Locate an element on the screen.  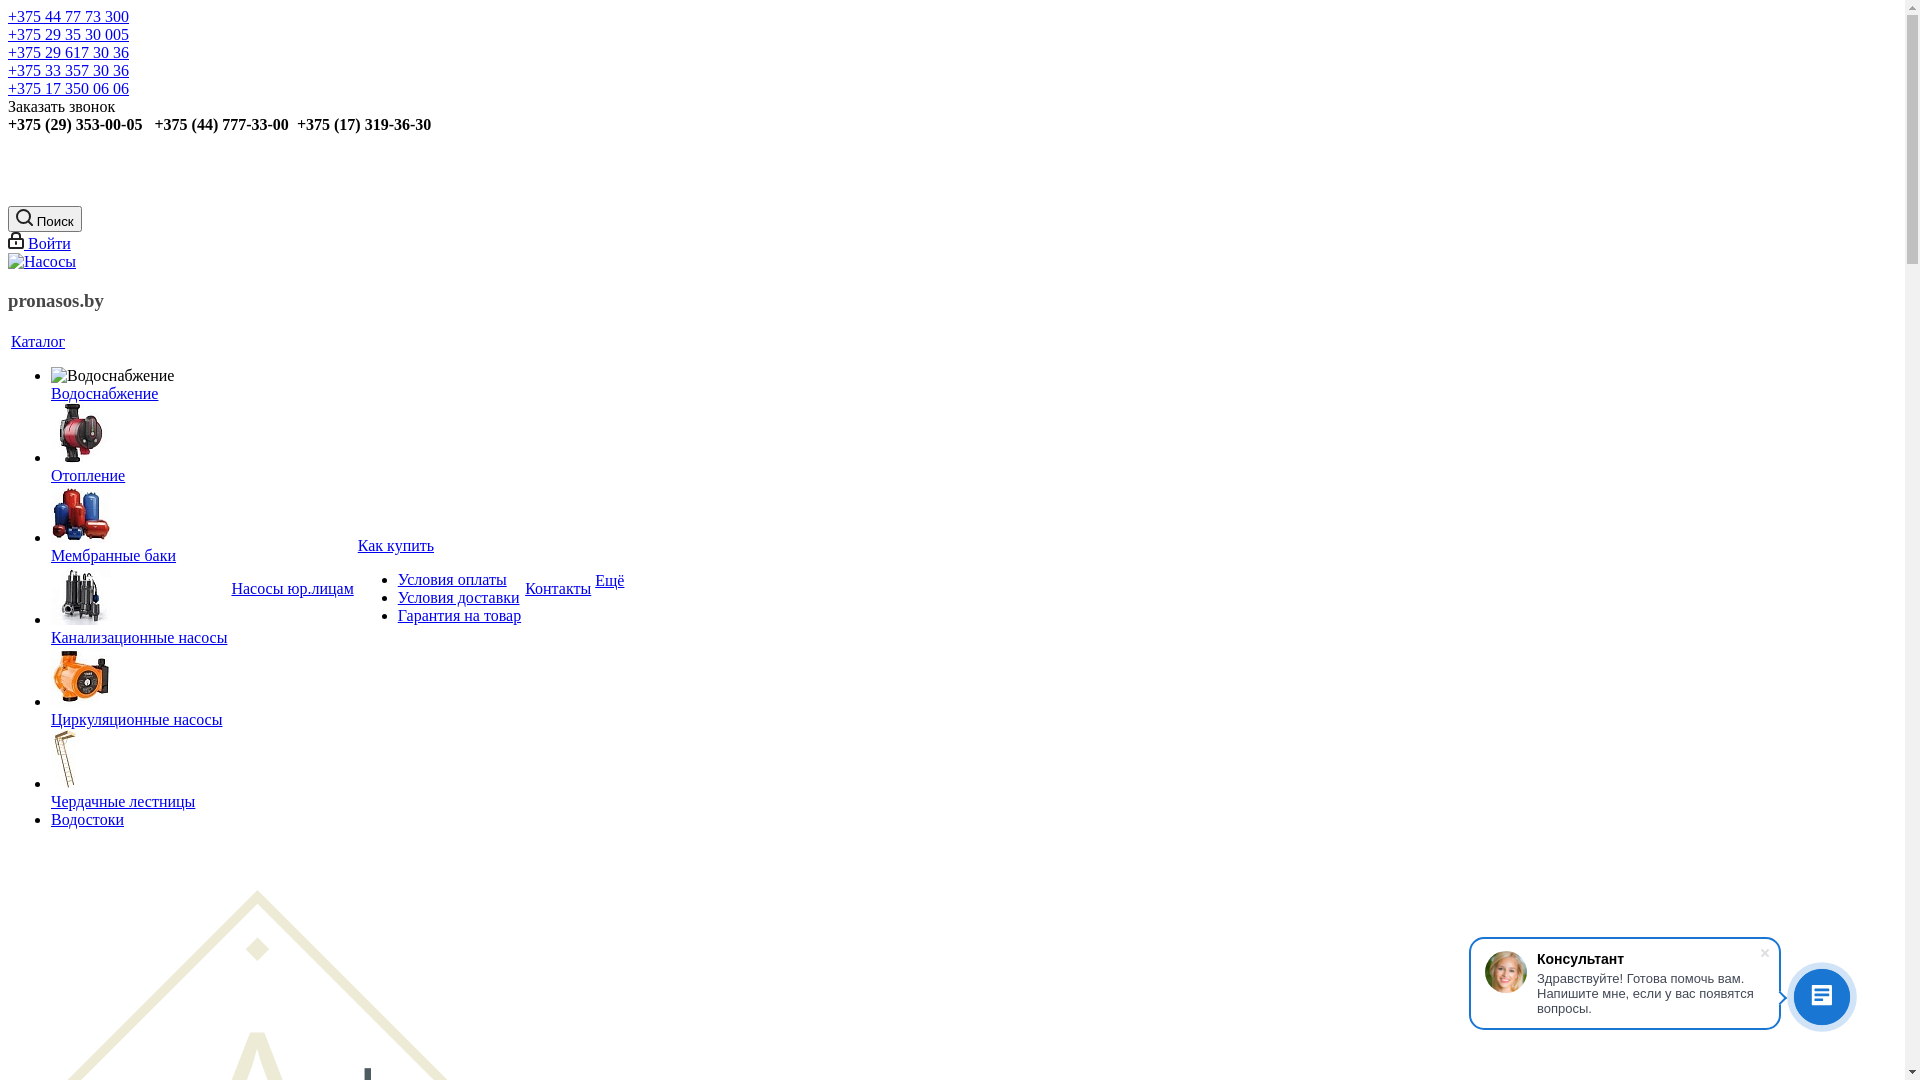
'+375 29 617 30 36' is located at coordinates (68, 51).